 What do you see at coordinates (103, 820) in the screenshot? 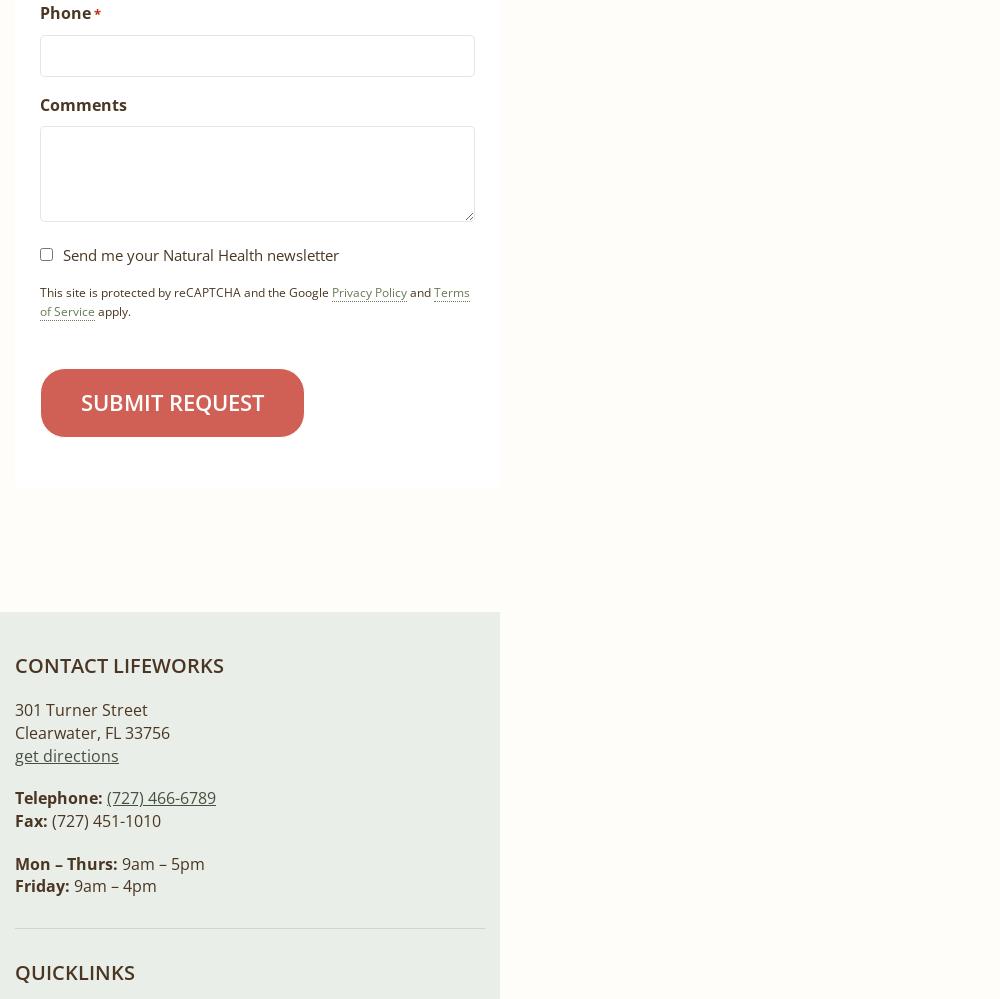
I see `'(727) 451-1010'` at bounding box center [103, 820].